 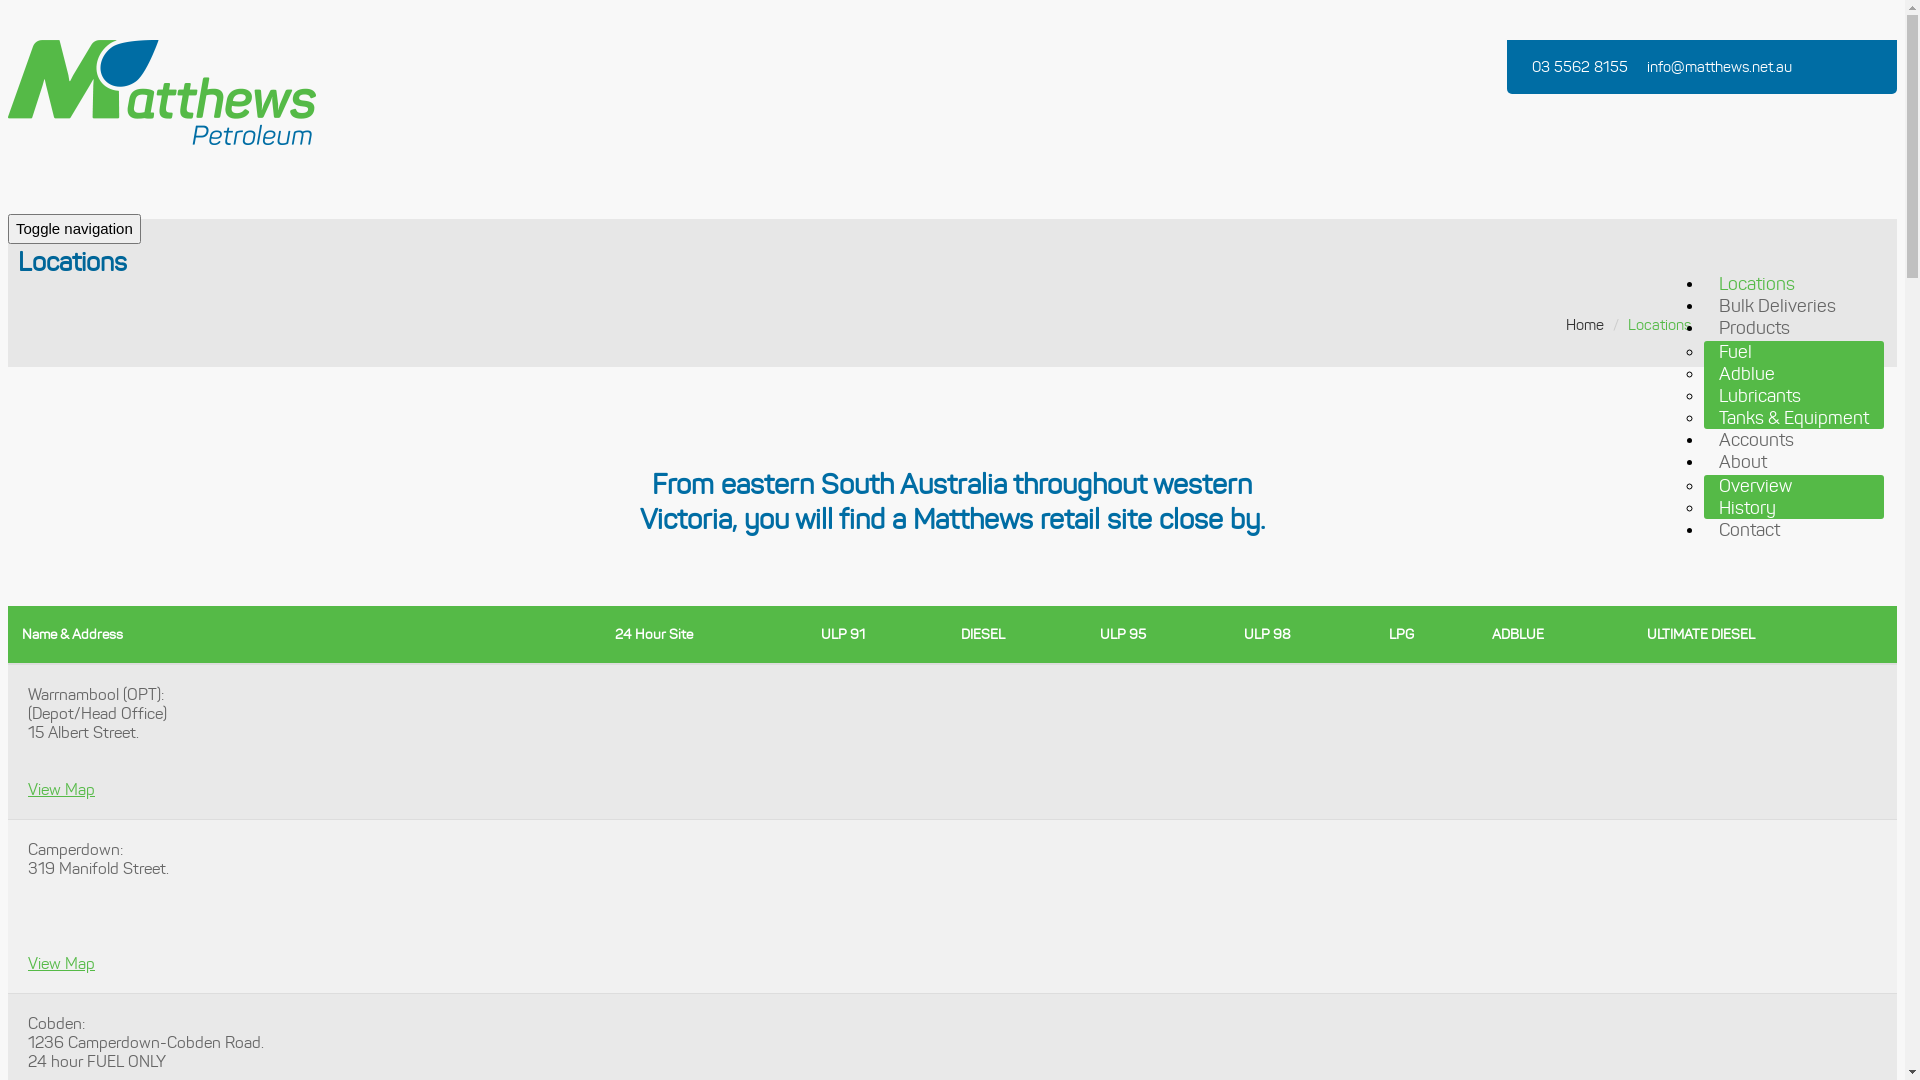 I want to click on 'Home', so click(x=1583, y=323).